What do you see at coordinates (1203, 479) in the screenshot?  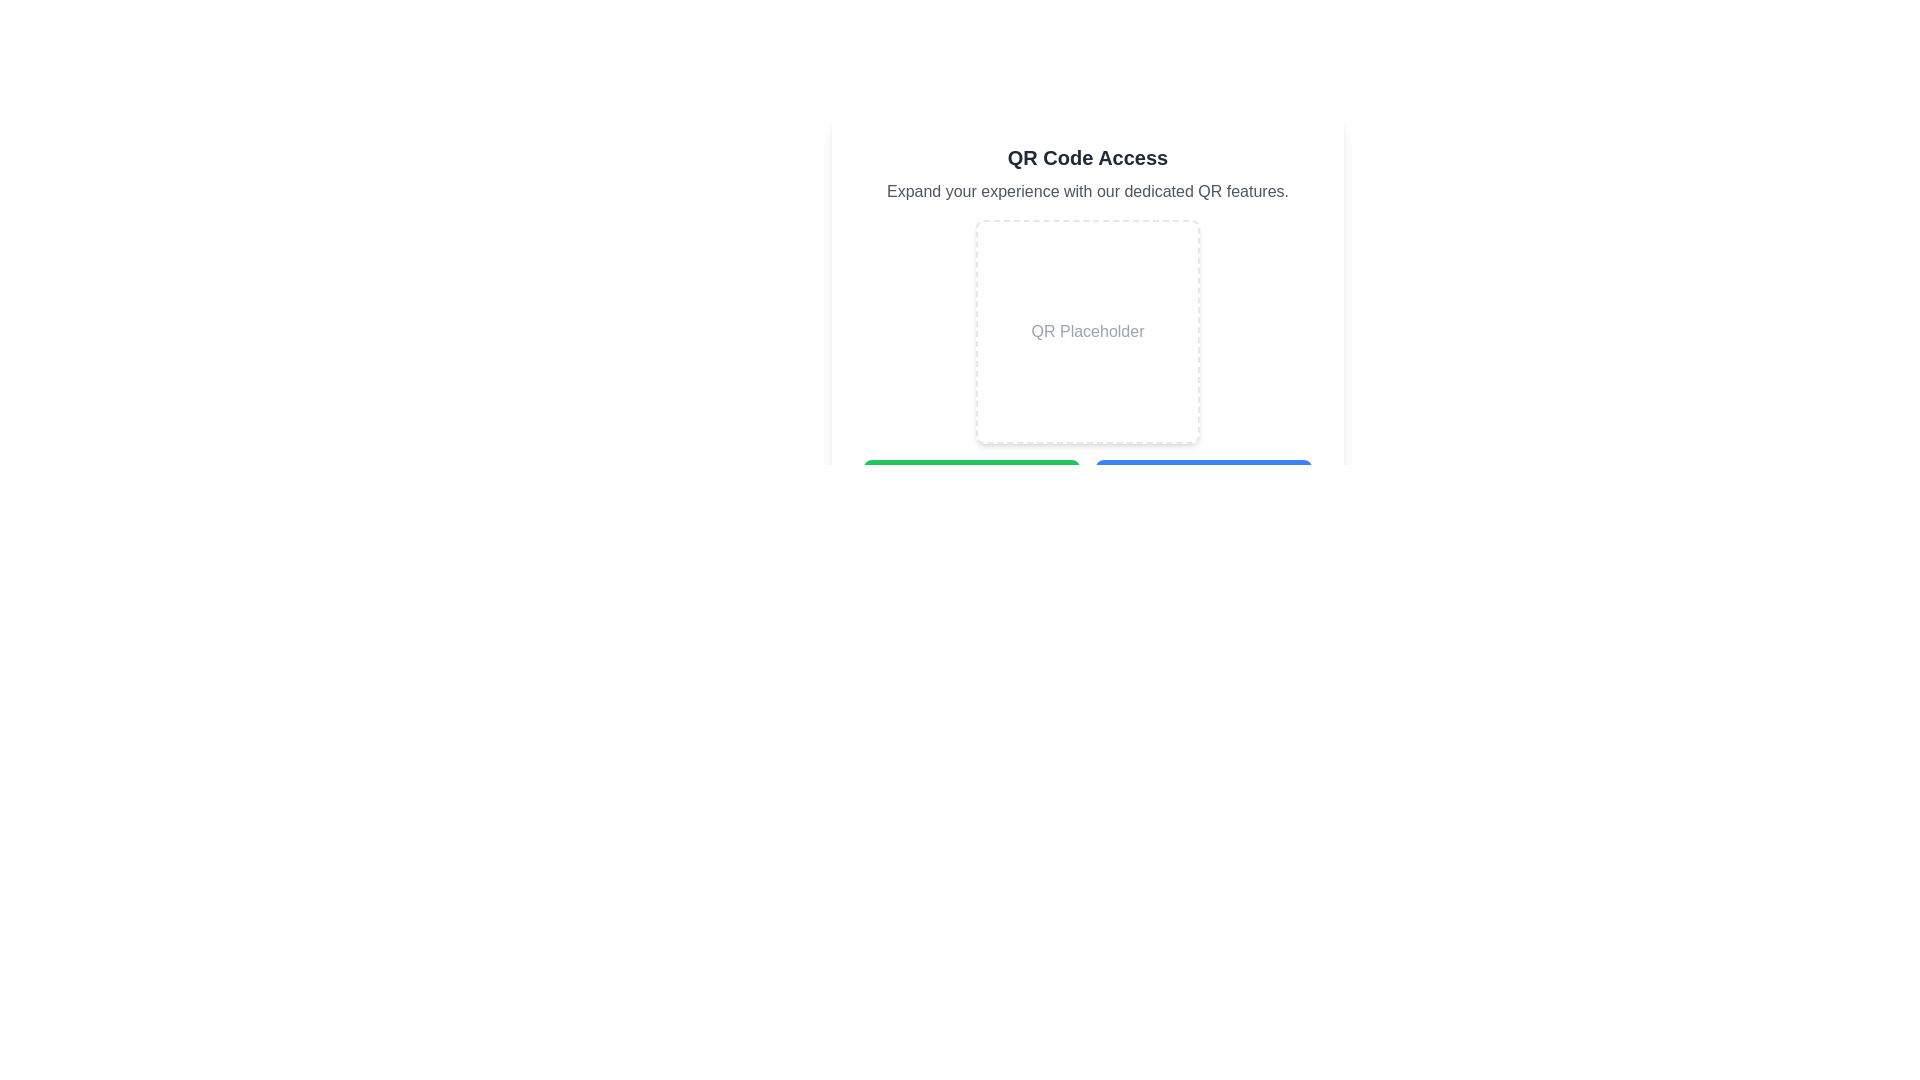 I see `the blue rectangular button labeled 'Open QR Code' to change its style to a darker blue` at bounding box center [1203, 479].